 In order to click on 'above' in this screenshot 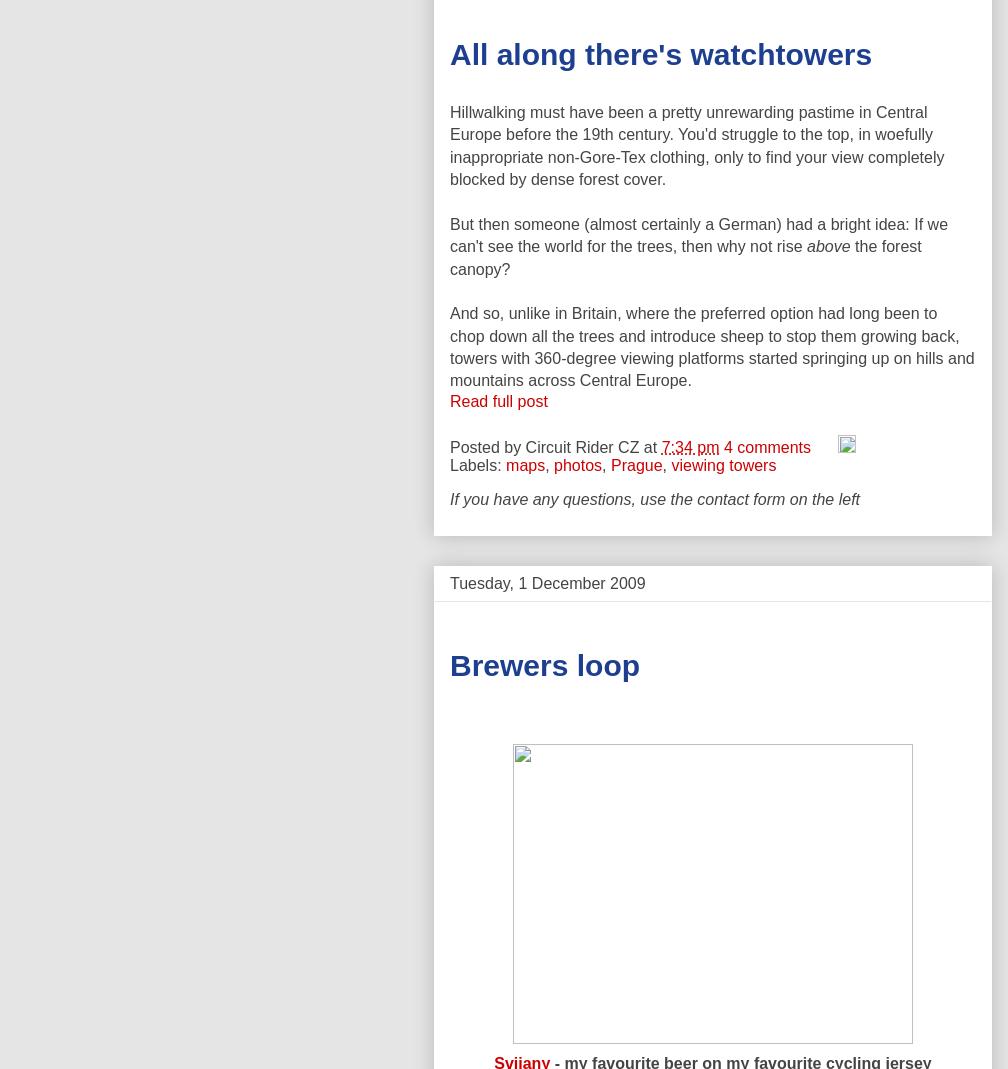, I will do `click(807, 245)`.